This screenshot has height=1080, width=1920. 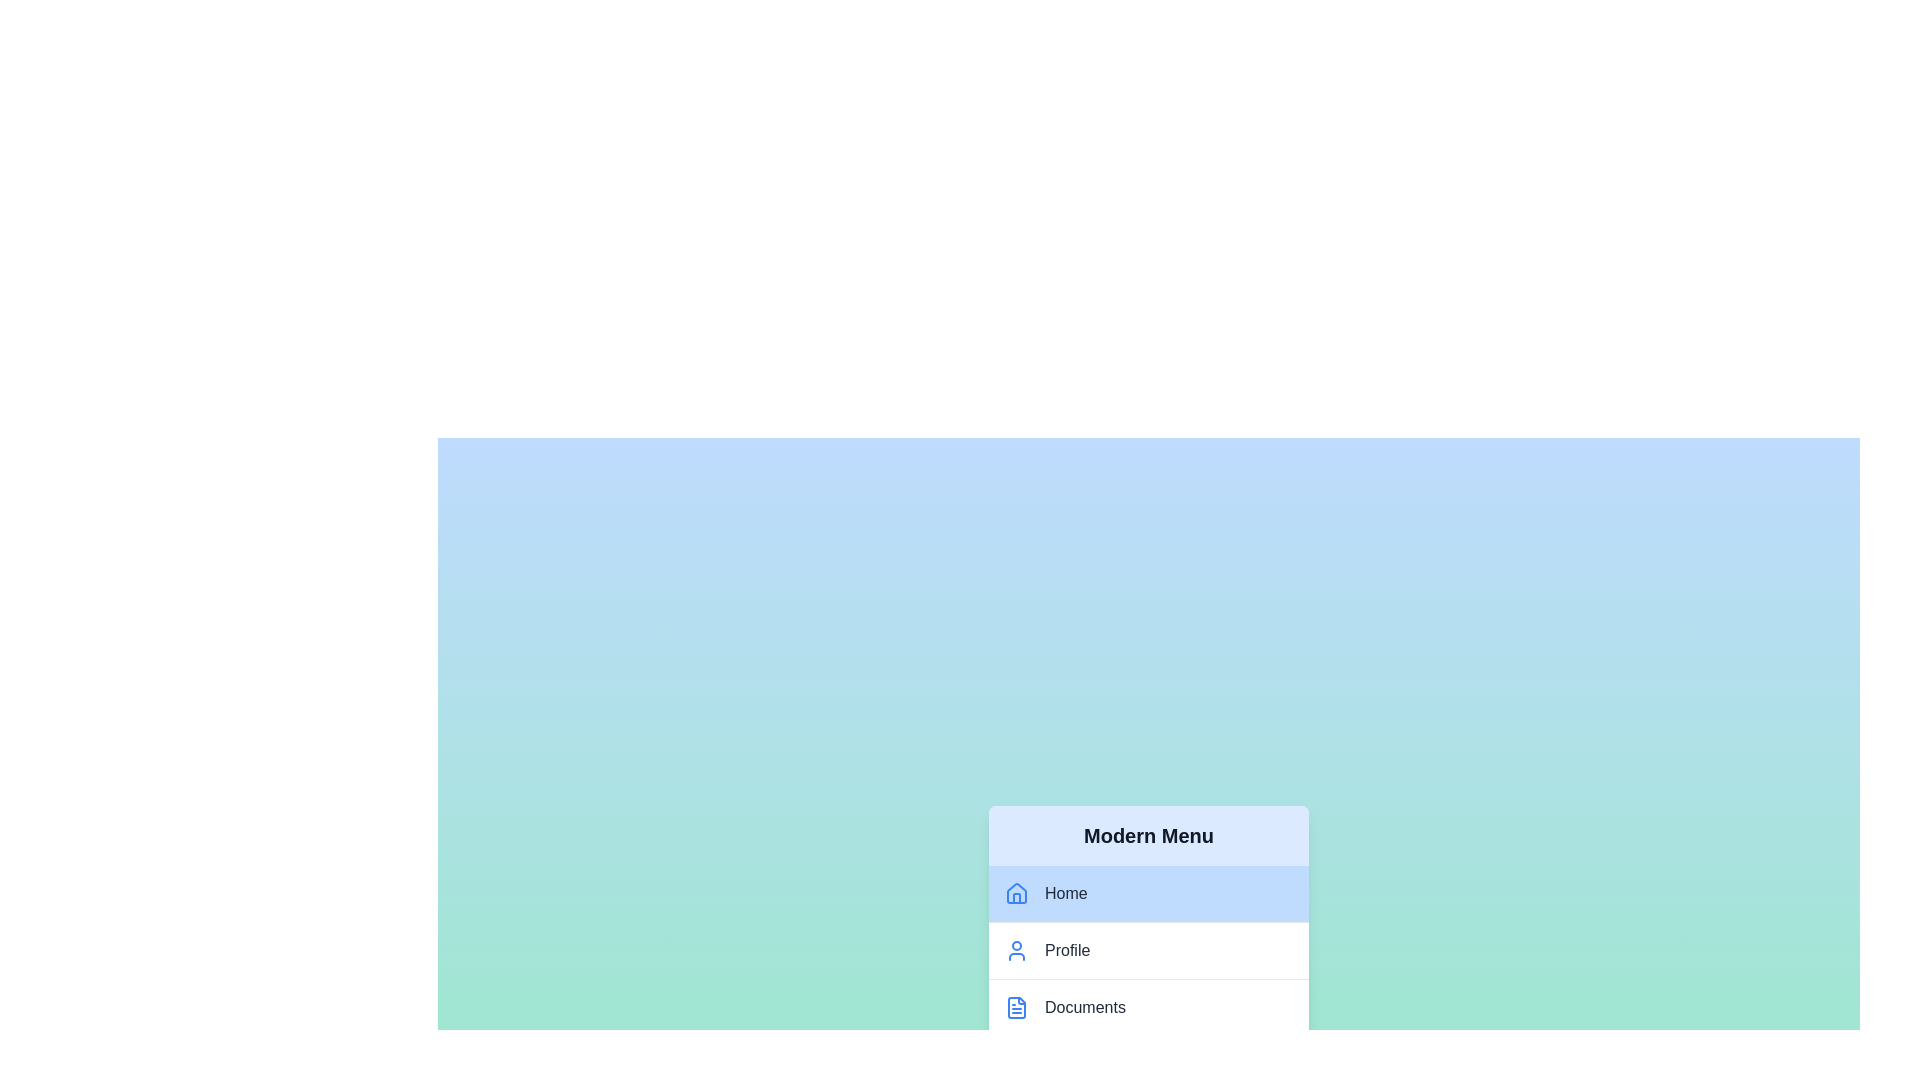 I want to click on the menu item labeled Profile to observe the hover effect, so click(x=1148, y=949).